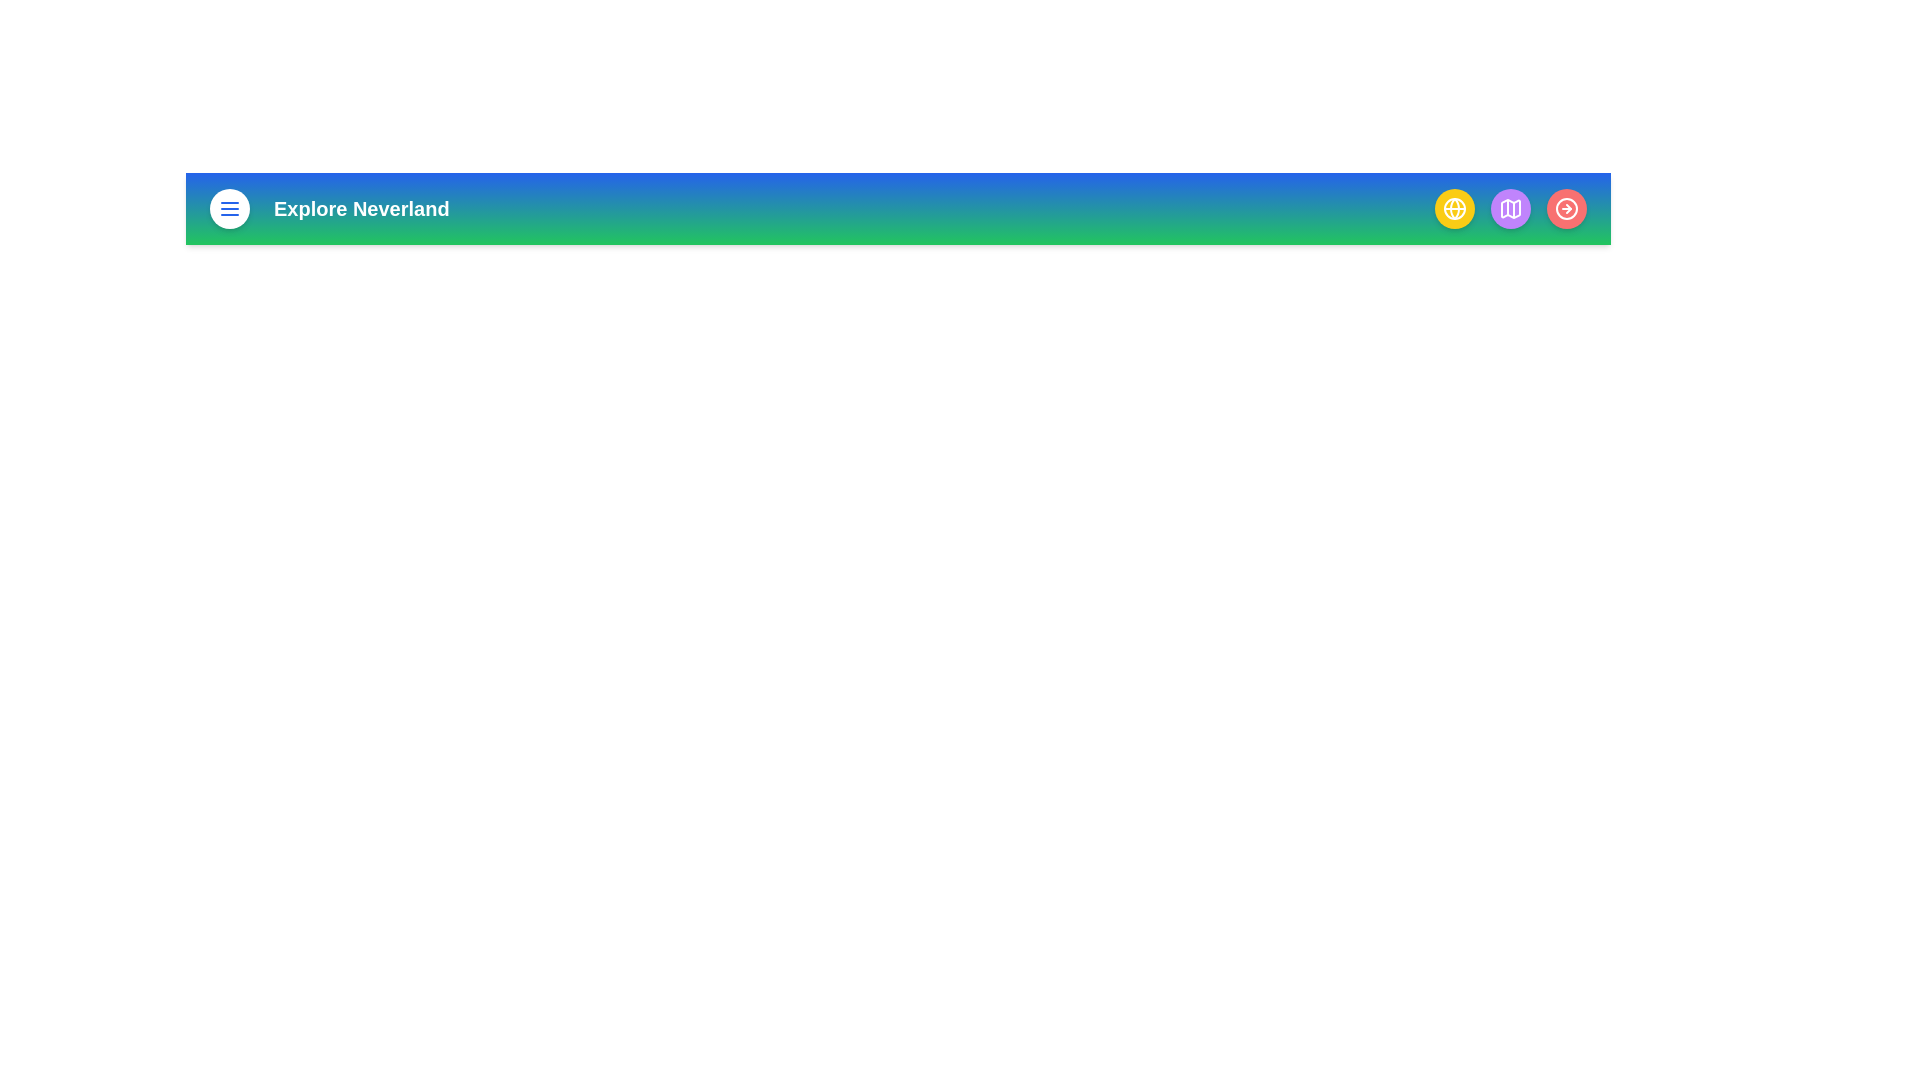 Image resolution: width=1920 pixels, height=1080 pixels. What do you see at coordinates (230, 208) in the screenshot?
I see `the button with white color to view its hover effect` at bounding box center [230, 208].